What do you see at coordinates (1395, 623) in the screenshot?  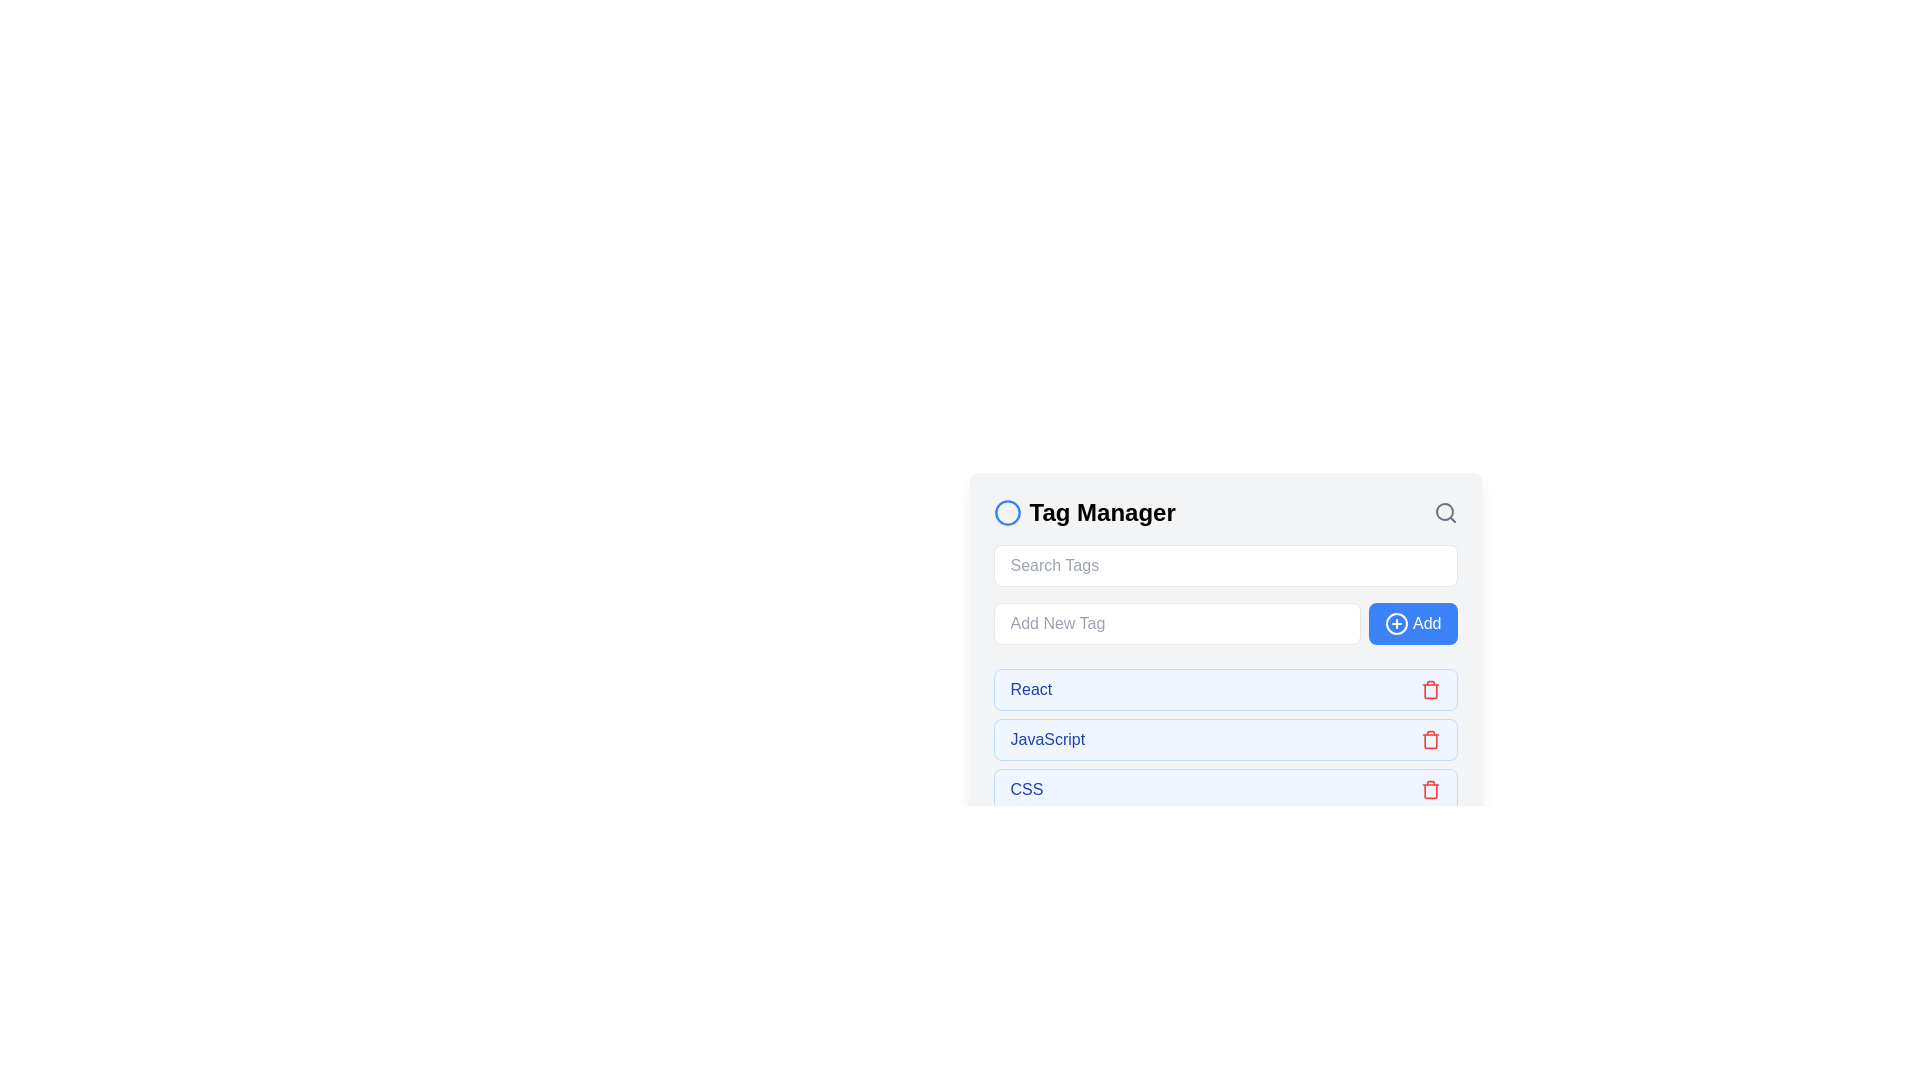 I see `the circular '+' icon with a blue background located within the 'Add' button in the 'Tag Manager' interface` at bounding box center [1395, 623].